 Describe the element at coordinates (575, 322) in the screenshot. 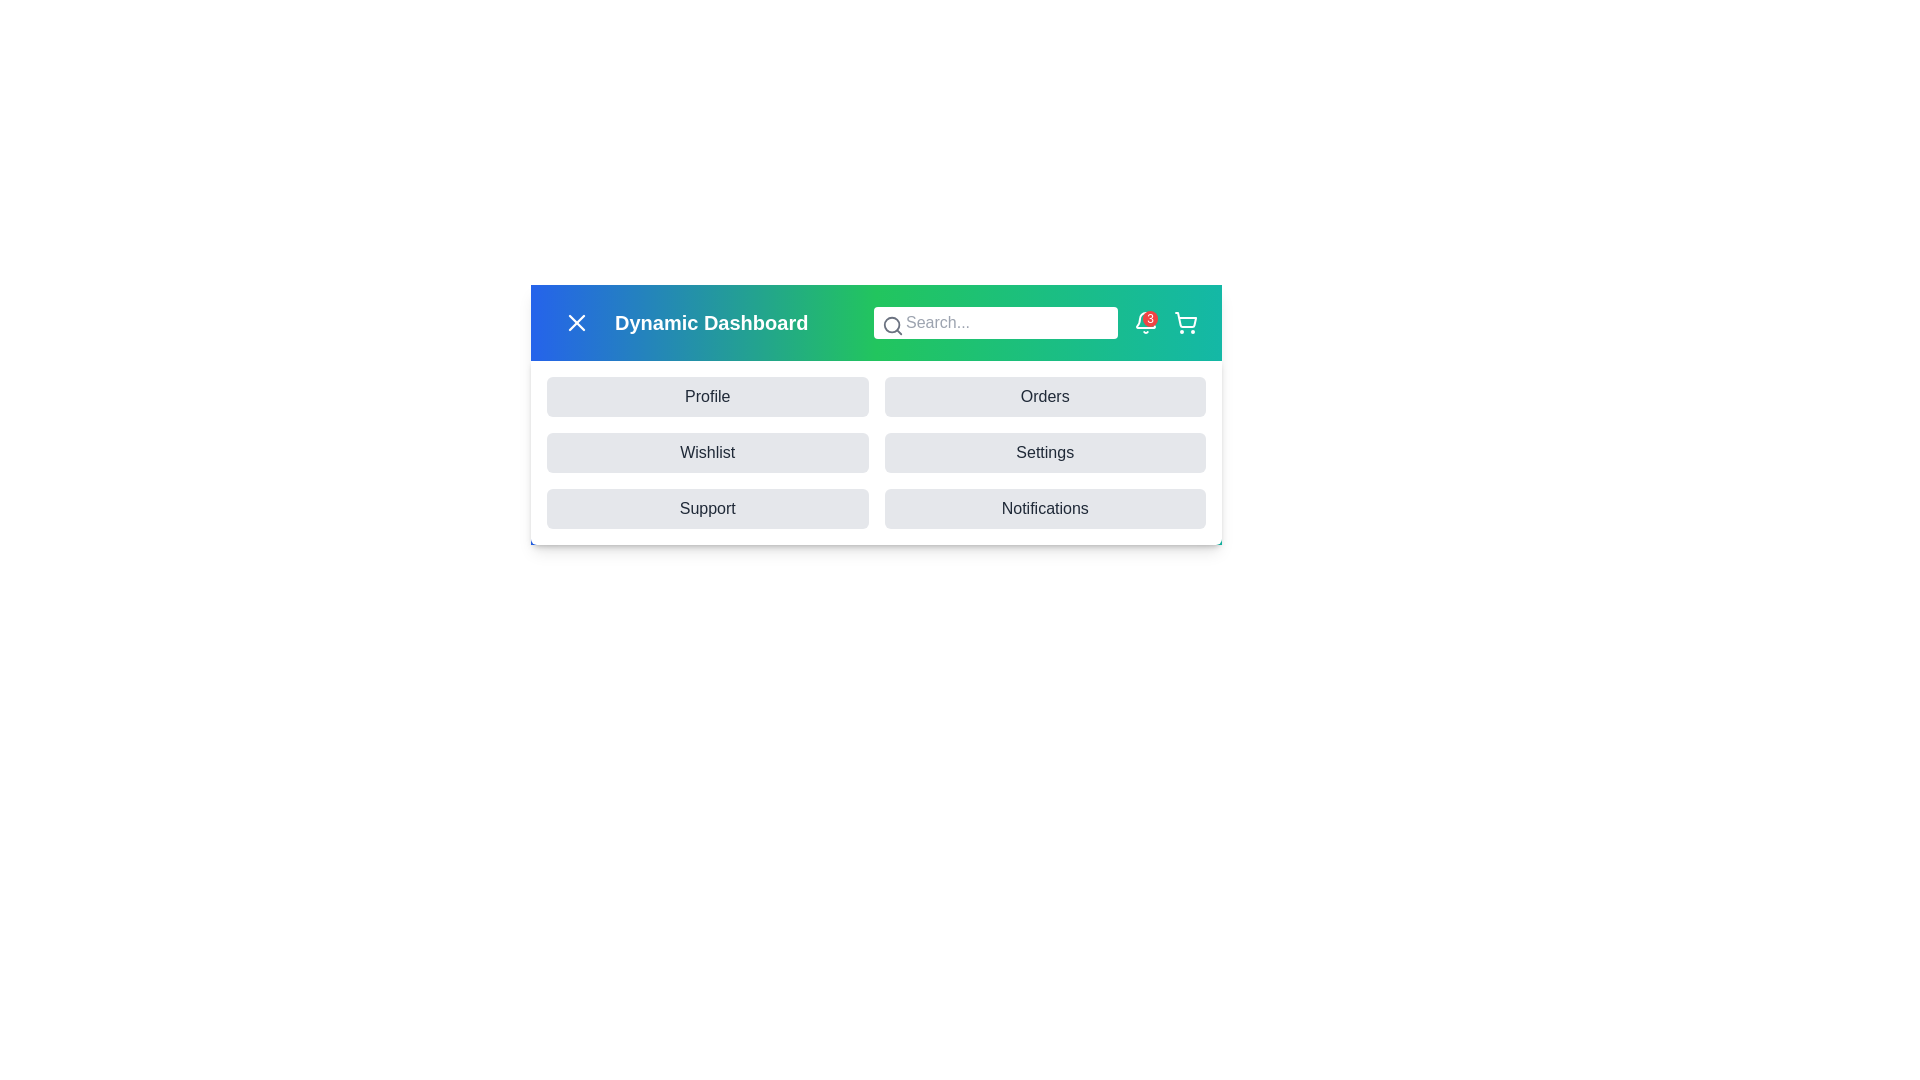

I see `the menu button to toggle the menu visibility` at that location.